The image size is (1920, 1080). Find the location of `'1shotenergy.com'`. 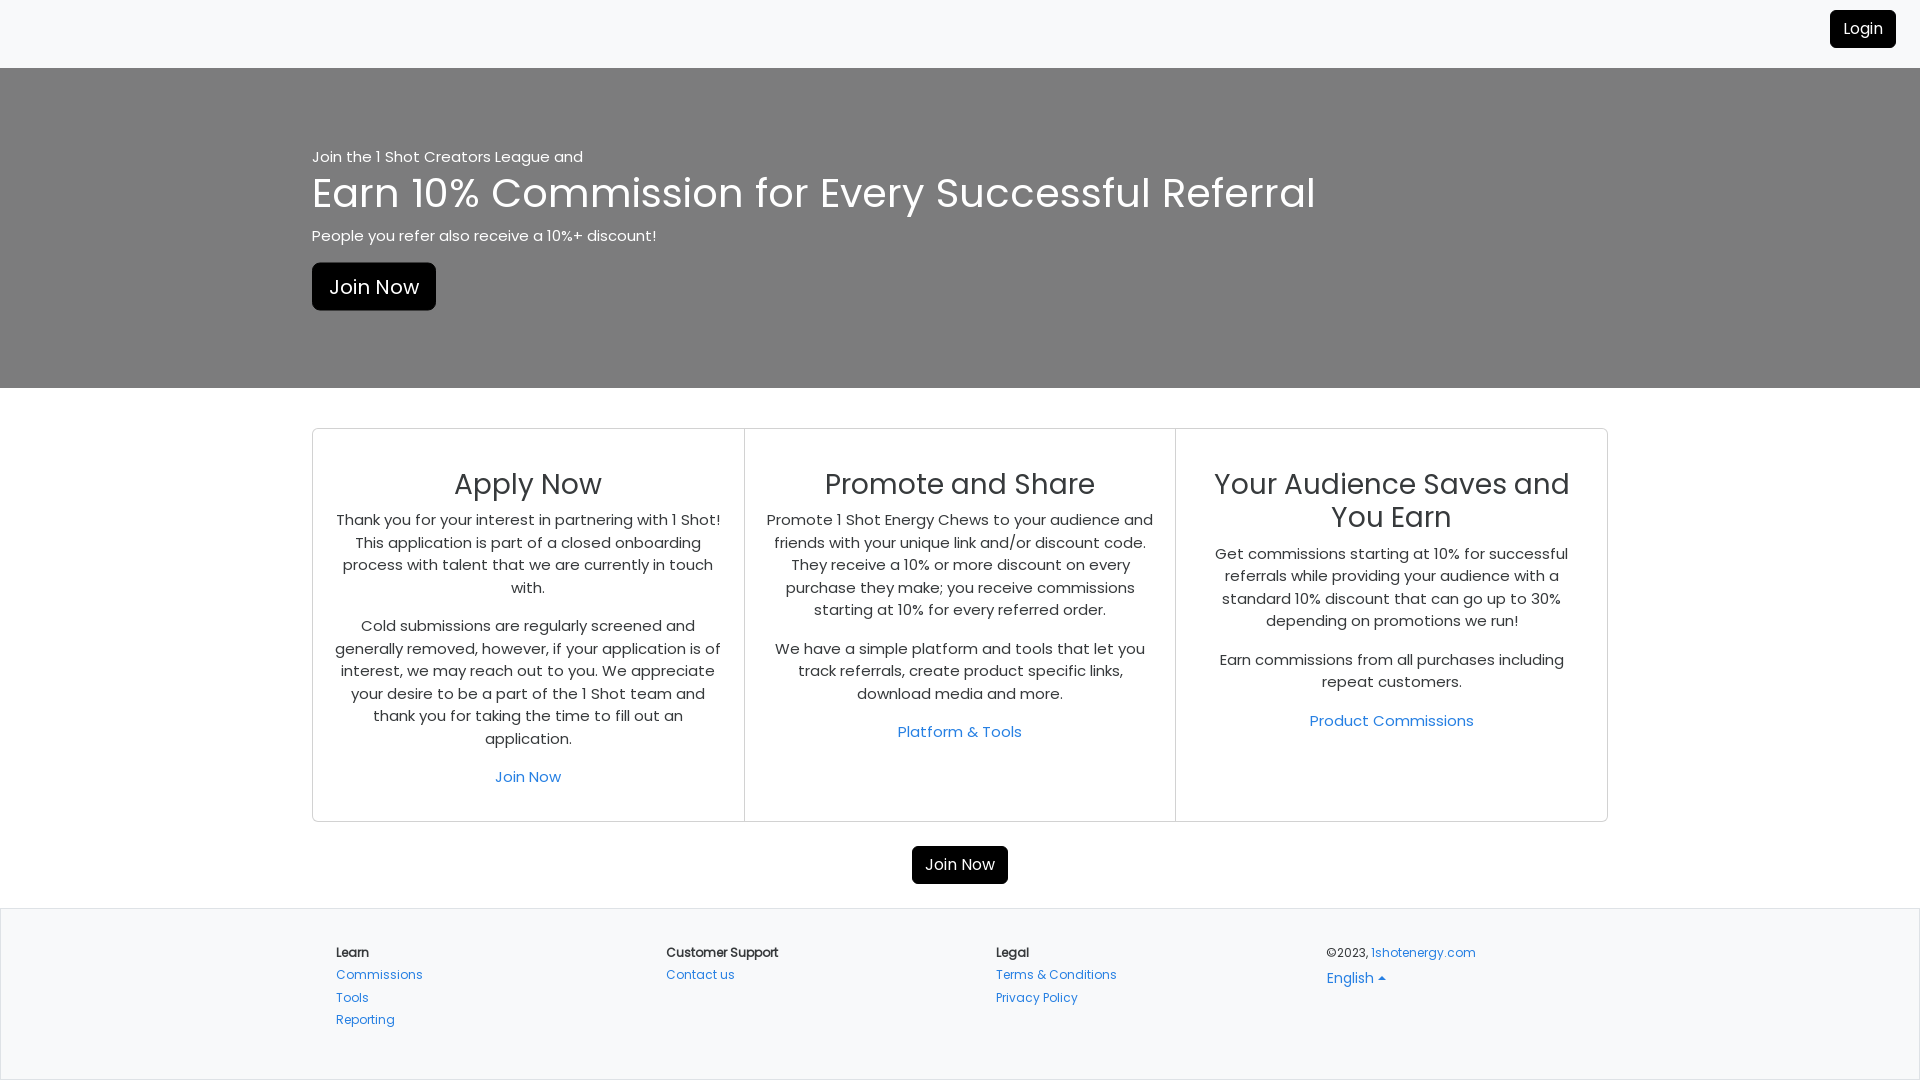

'1shotenergy.com' is located at coordinates (1422, 951).